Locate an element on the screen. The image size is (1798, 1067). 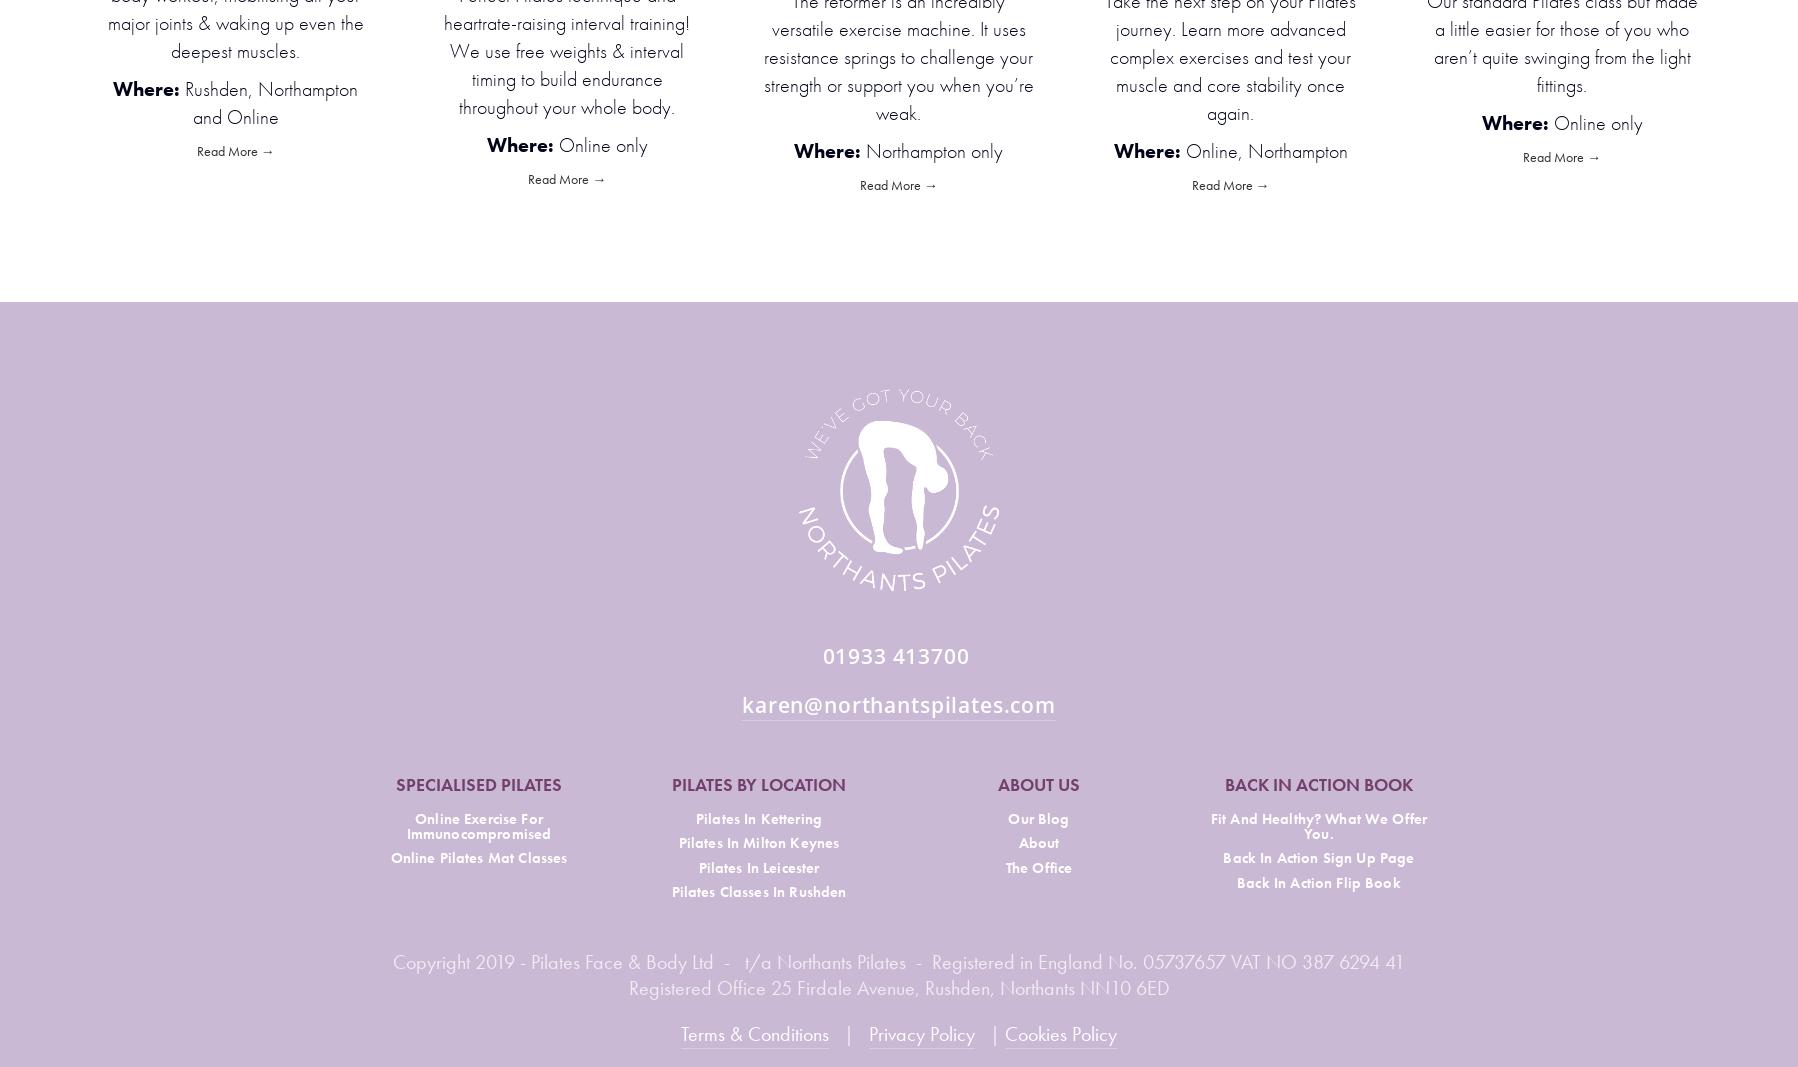
'Copyright 2019 - Pilates Face & Body Ltd  -   t/a Northants Pilates  -  Registered in England No. 05737657 VAT NO 387 6294 41' is located at coordinates (899, 962).